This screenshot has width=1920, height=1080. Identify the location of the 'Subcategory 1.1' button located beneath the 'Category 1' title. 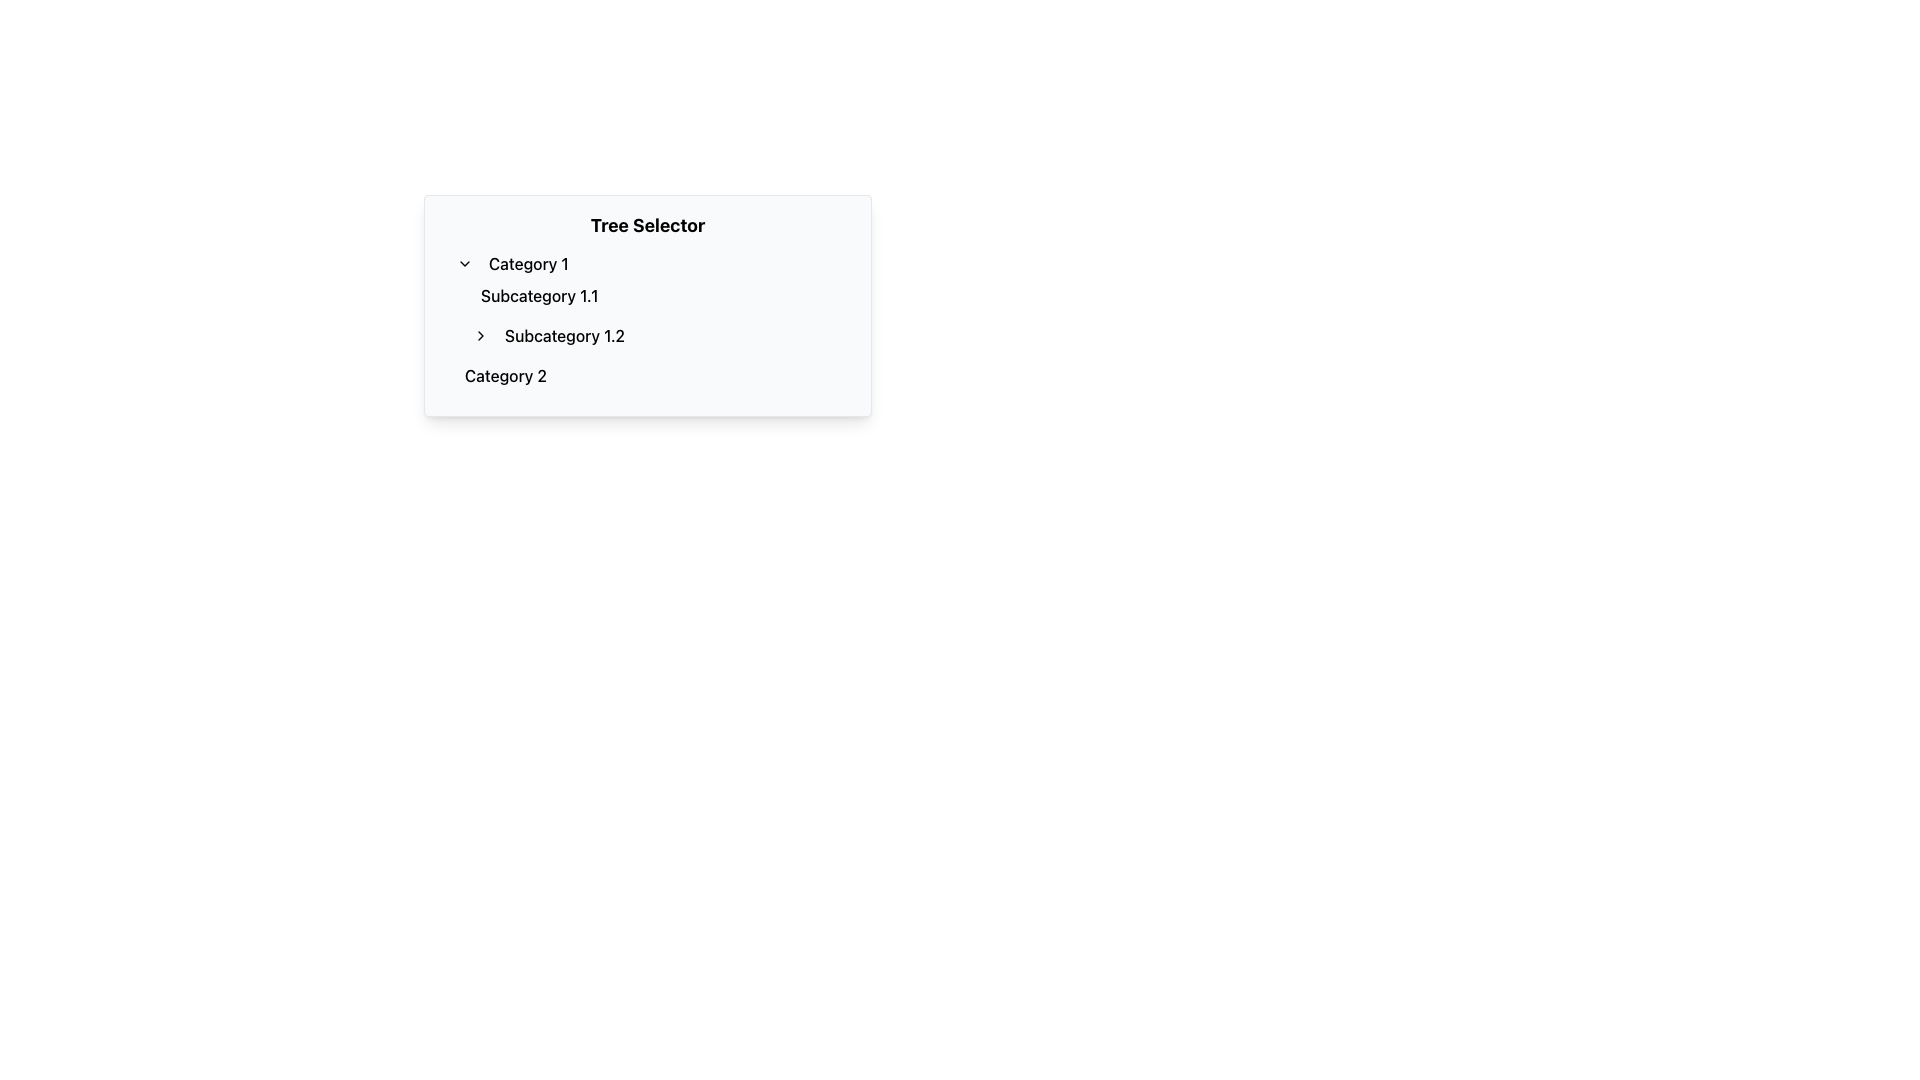
(539, 296).